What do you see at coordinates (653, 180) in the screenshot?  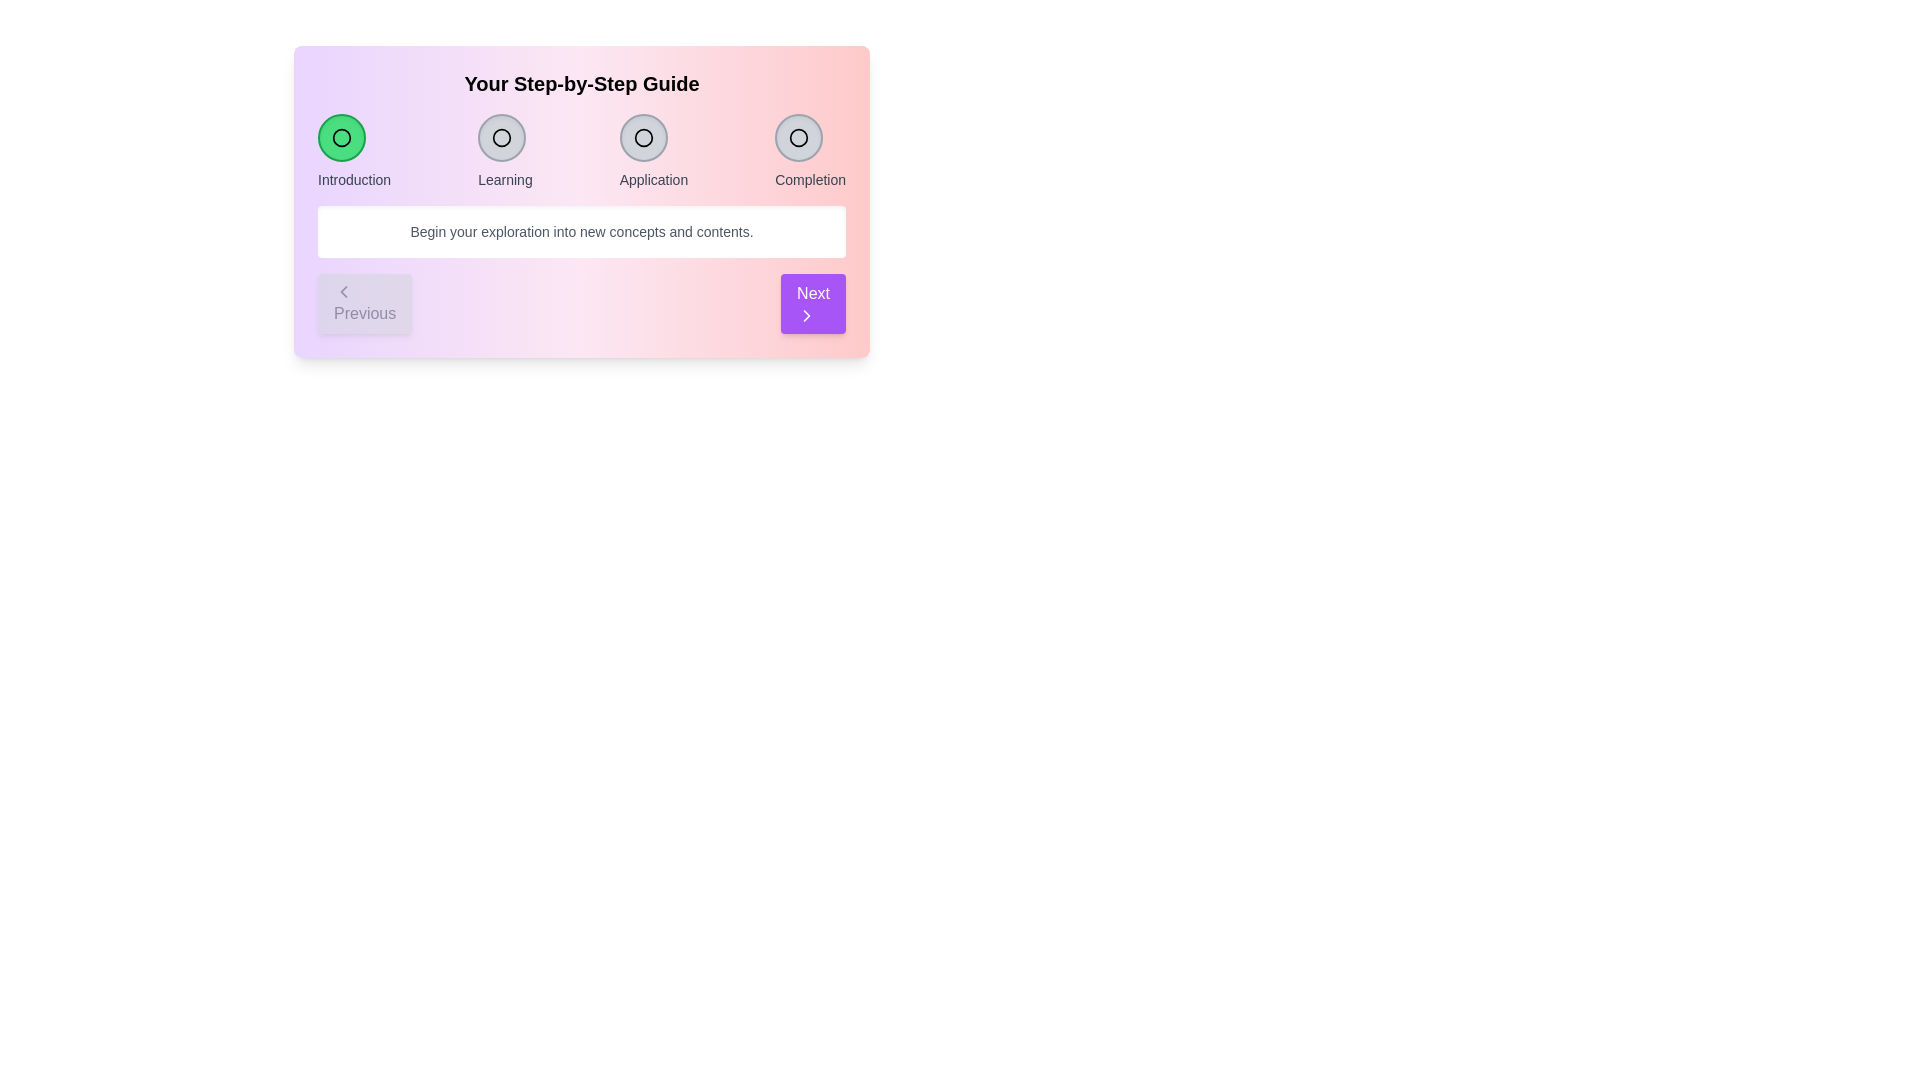 I see `the text label indicating the step titled 'Application', which is located in the top central area of the interface, directly below the third circular icon in the sequence of steps` at bounding box center [653, 180].